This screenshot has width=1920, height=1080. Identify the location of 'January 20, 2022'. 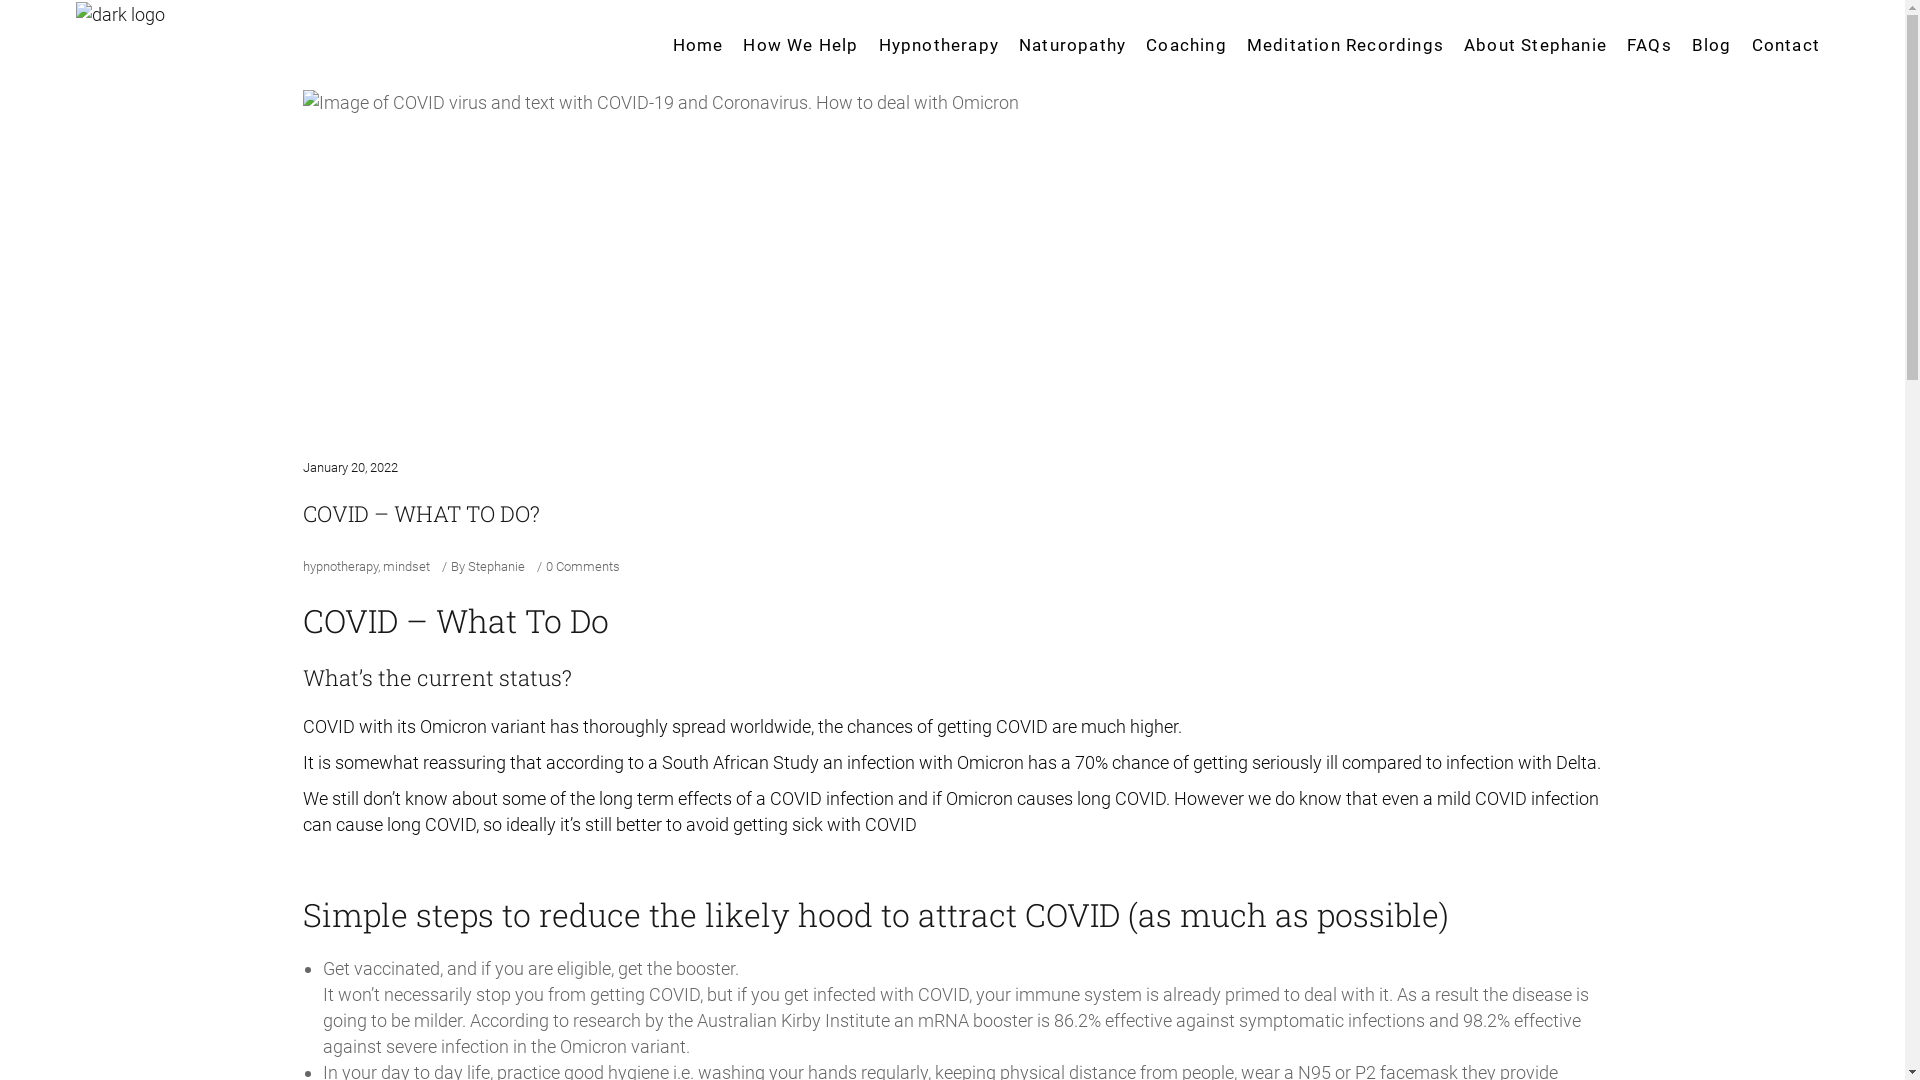
(349, 467).